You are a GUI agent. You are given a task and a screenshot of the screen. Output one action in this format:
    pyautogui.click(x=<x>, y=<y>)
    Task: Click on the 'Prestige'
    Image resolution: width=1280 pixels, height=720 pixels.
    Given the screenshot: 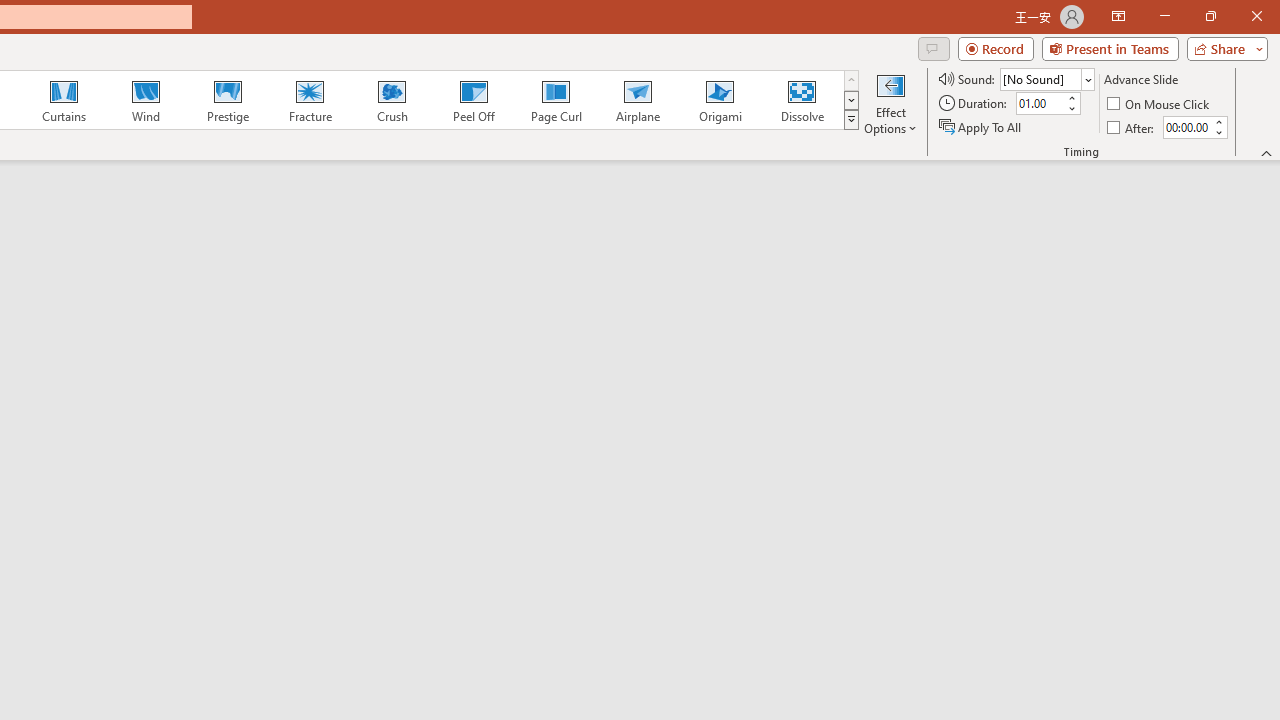 What is the action you would take?
    pyautogui.click(x=227, y=100)
    